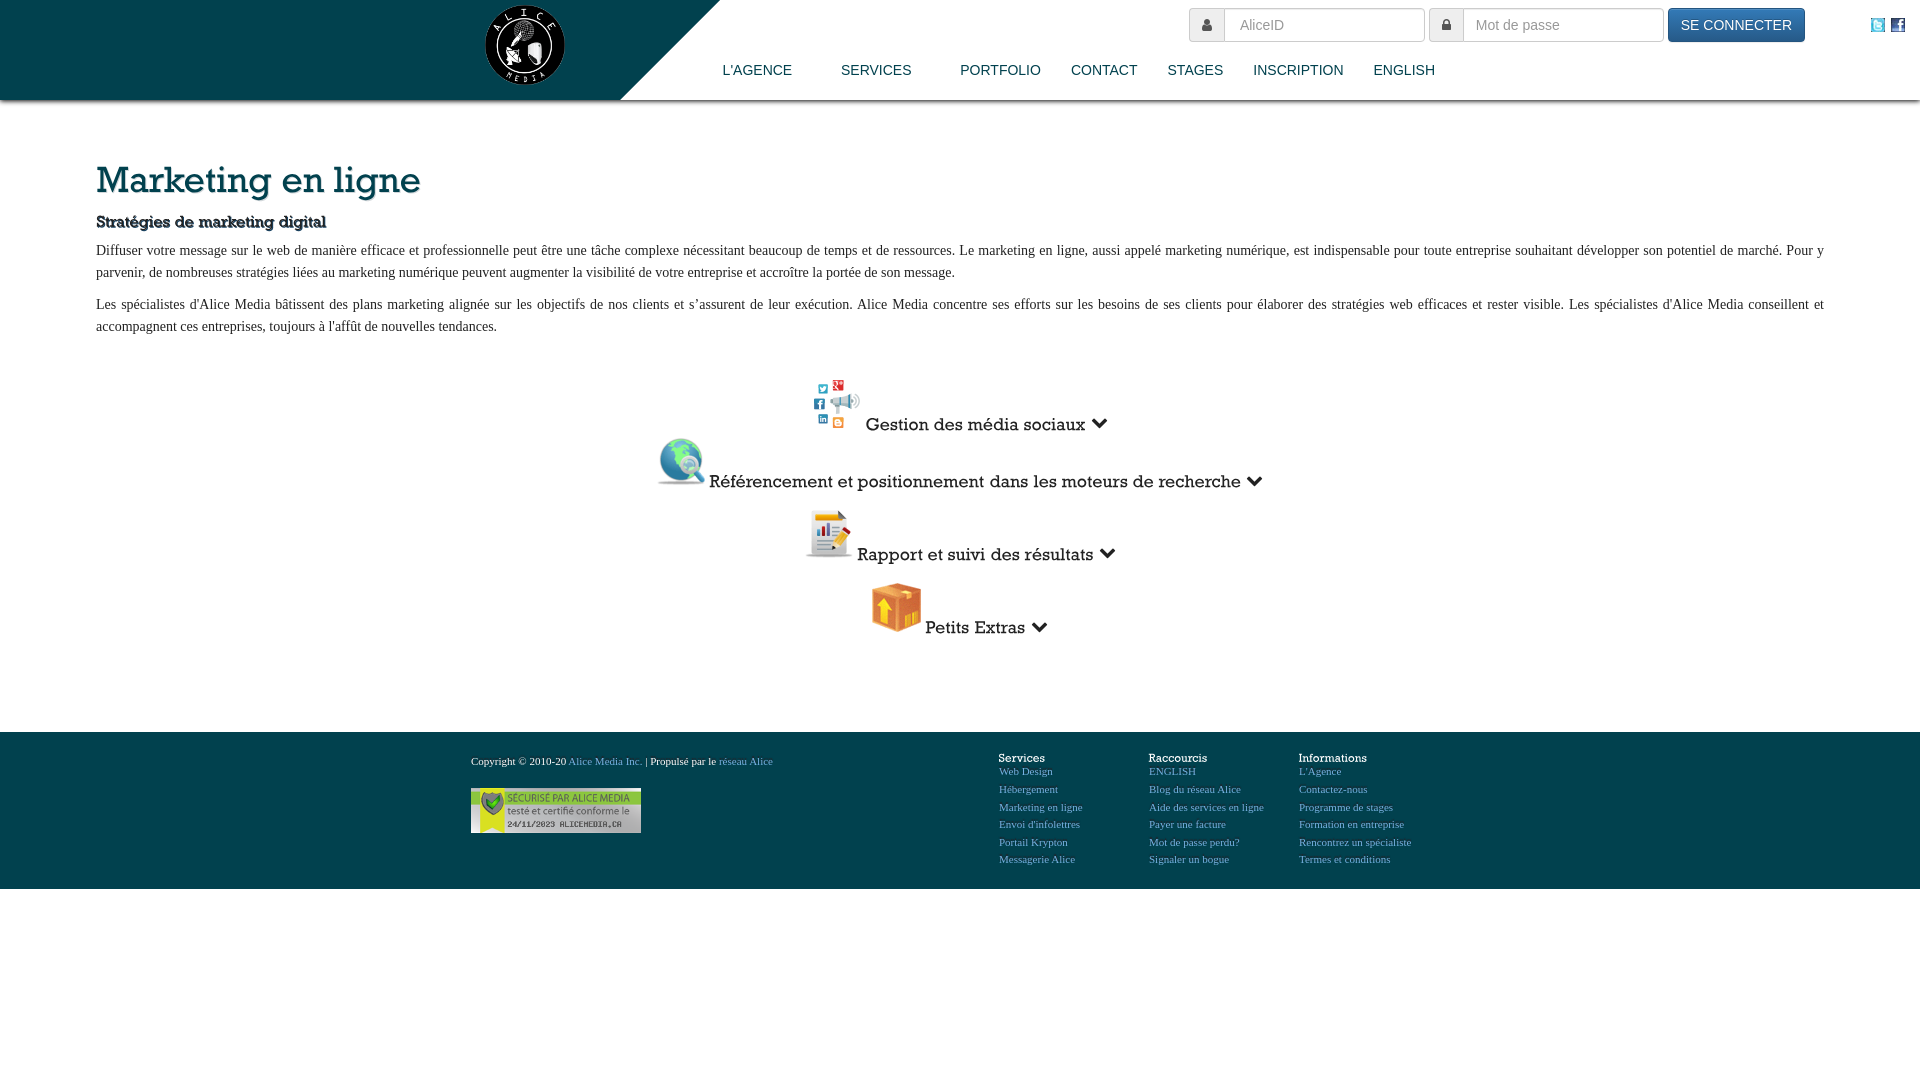 This screenshot has height=1080, width=1920. What do you see at coordinates (1194, 841) in the screenshot?
I see `'Mot de passe perdu?'` at bounding box center [1194, 841].